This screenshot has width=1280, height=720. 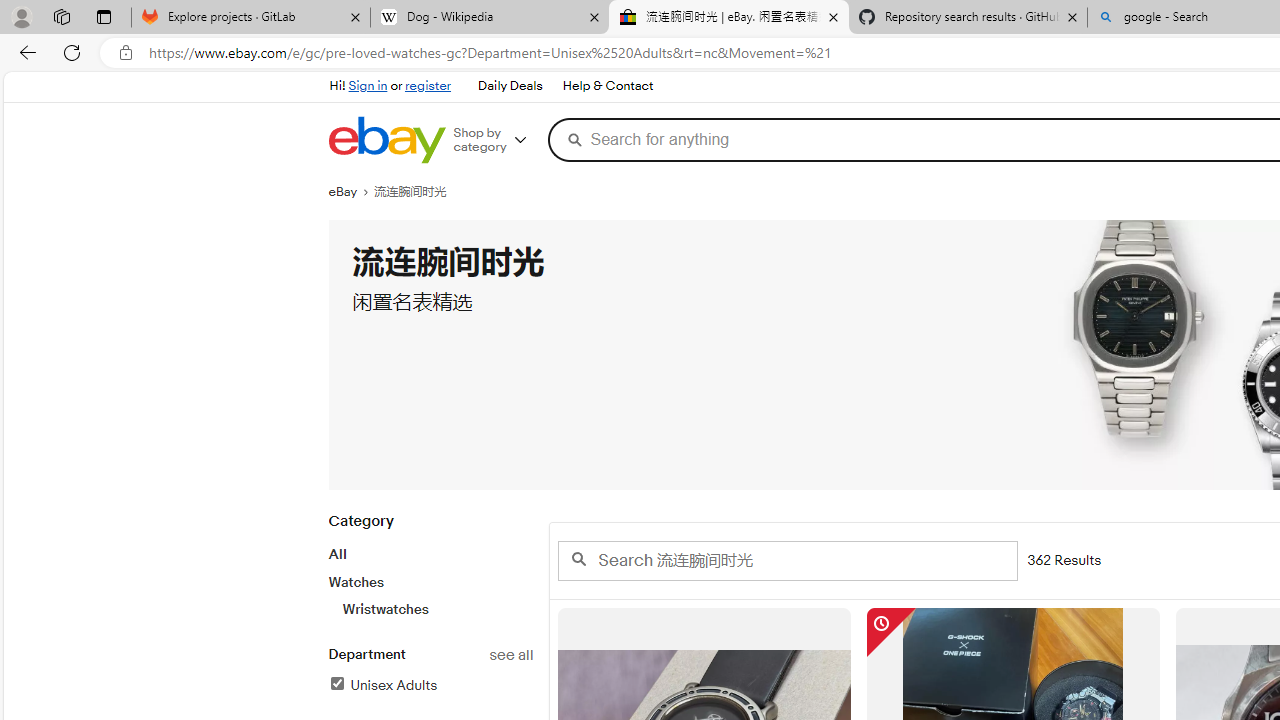 I want to click on 'WatchesWristwatches', so click(x=429, y=594).